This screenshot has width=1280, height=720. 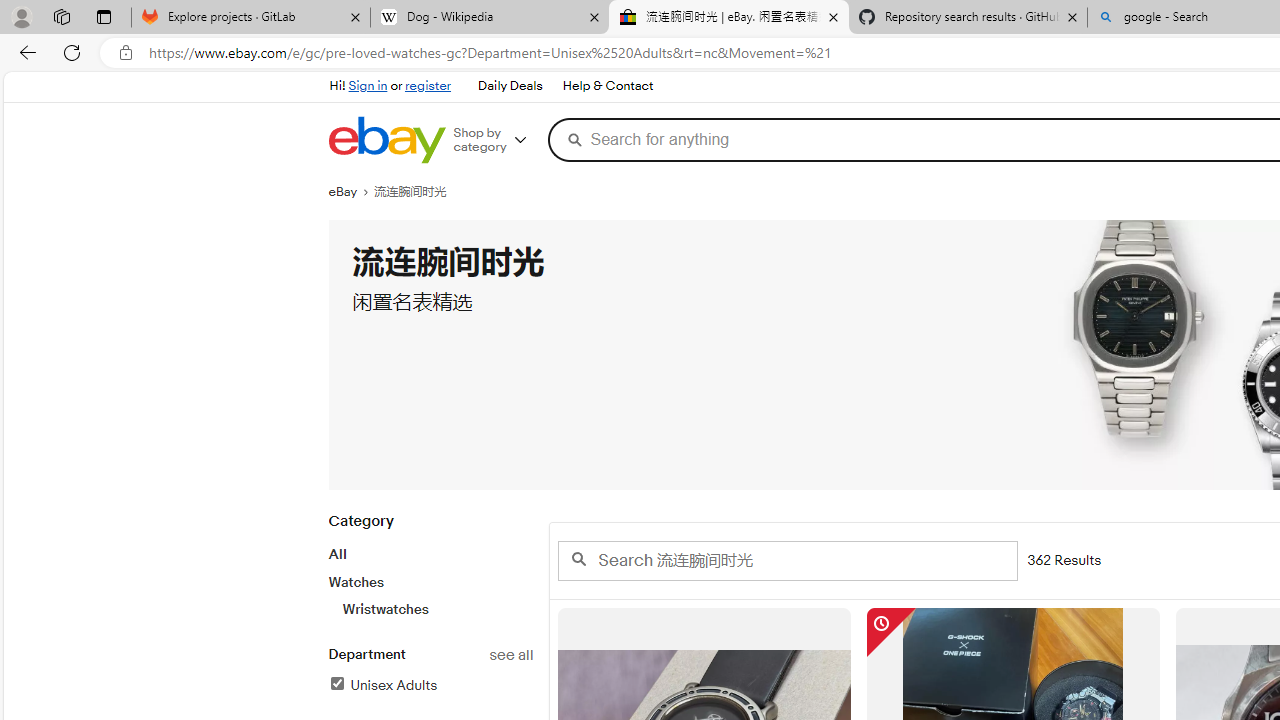 I want to click on 'WatchesWristwatches', so click(x=429, y=594).